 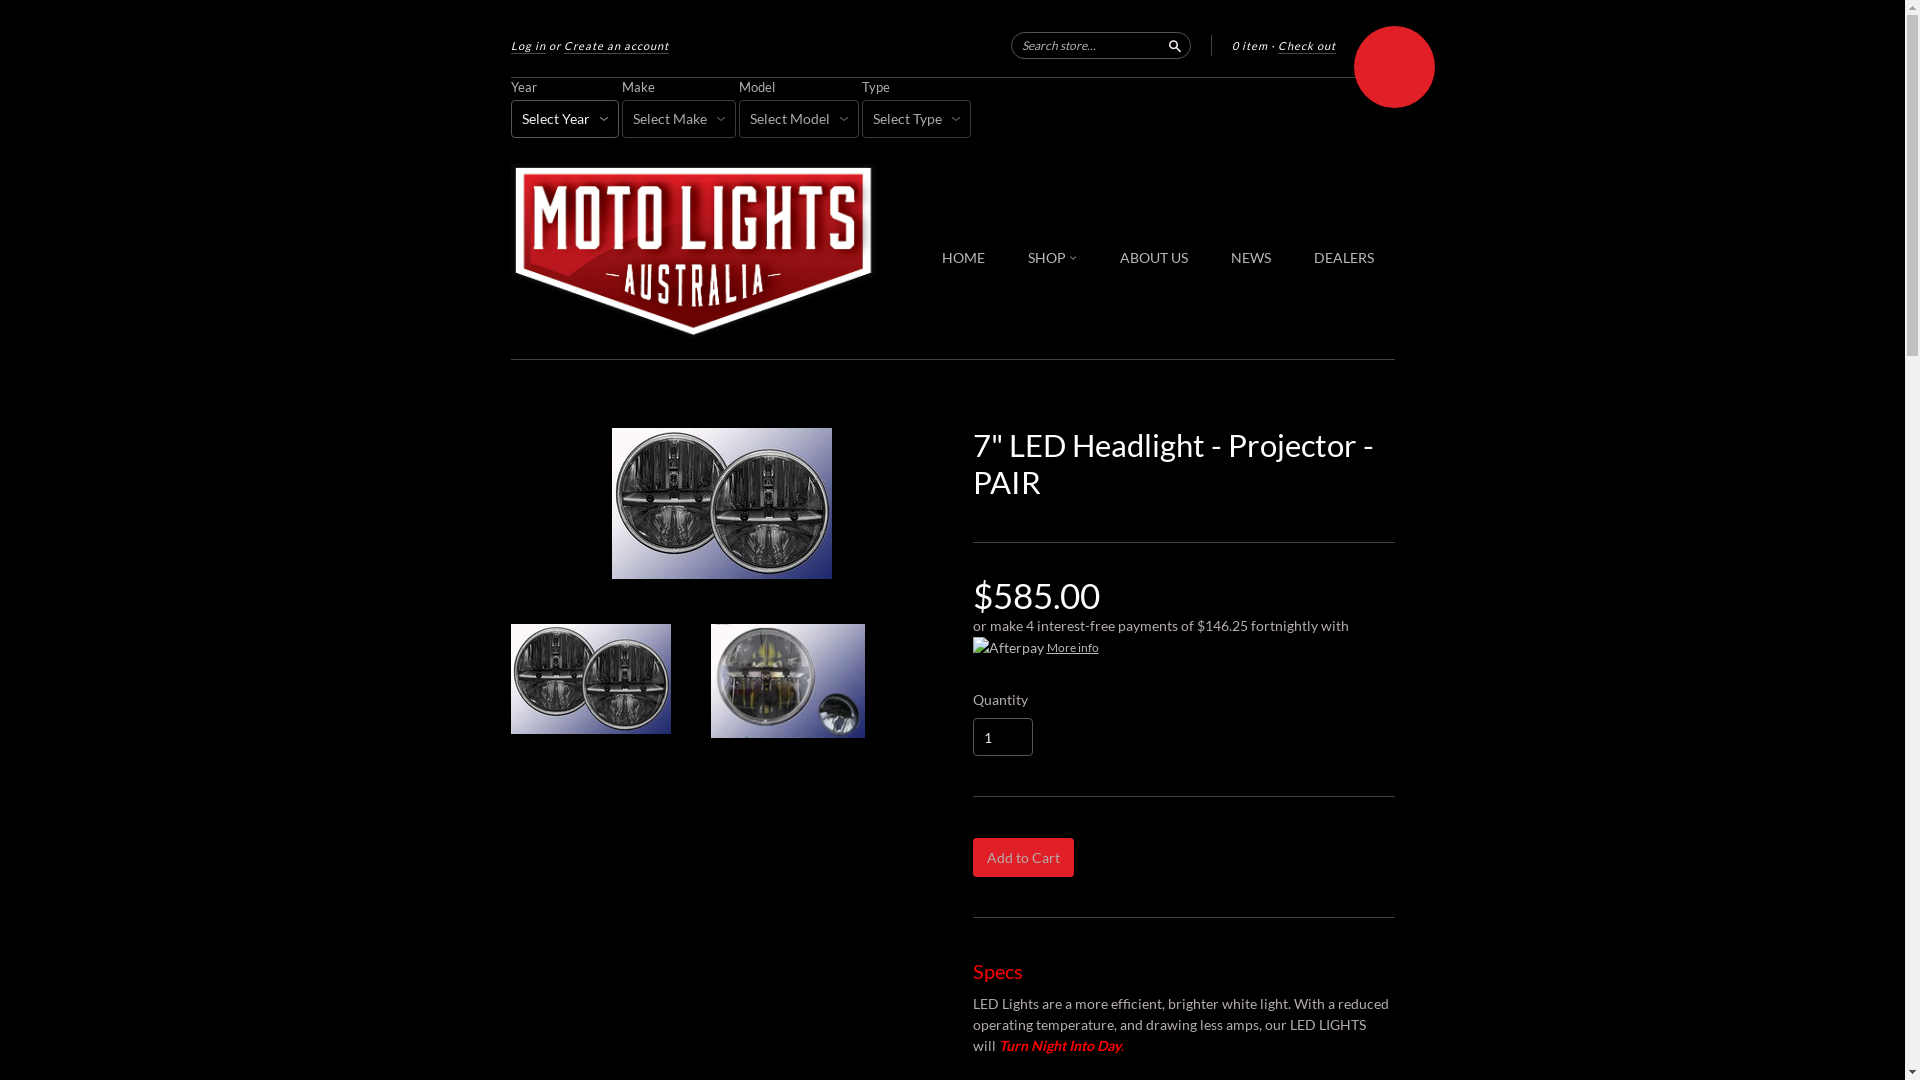 I want to click on 'More info', so click(x=1182, y=647).